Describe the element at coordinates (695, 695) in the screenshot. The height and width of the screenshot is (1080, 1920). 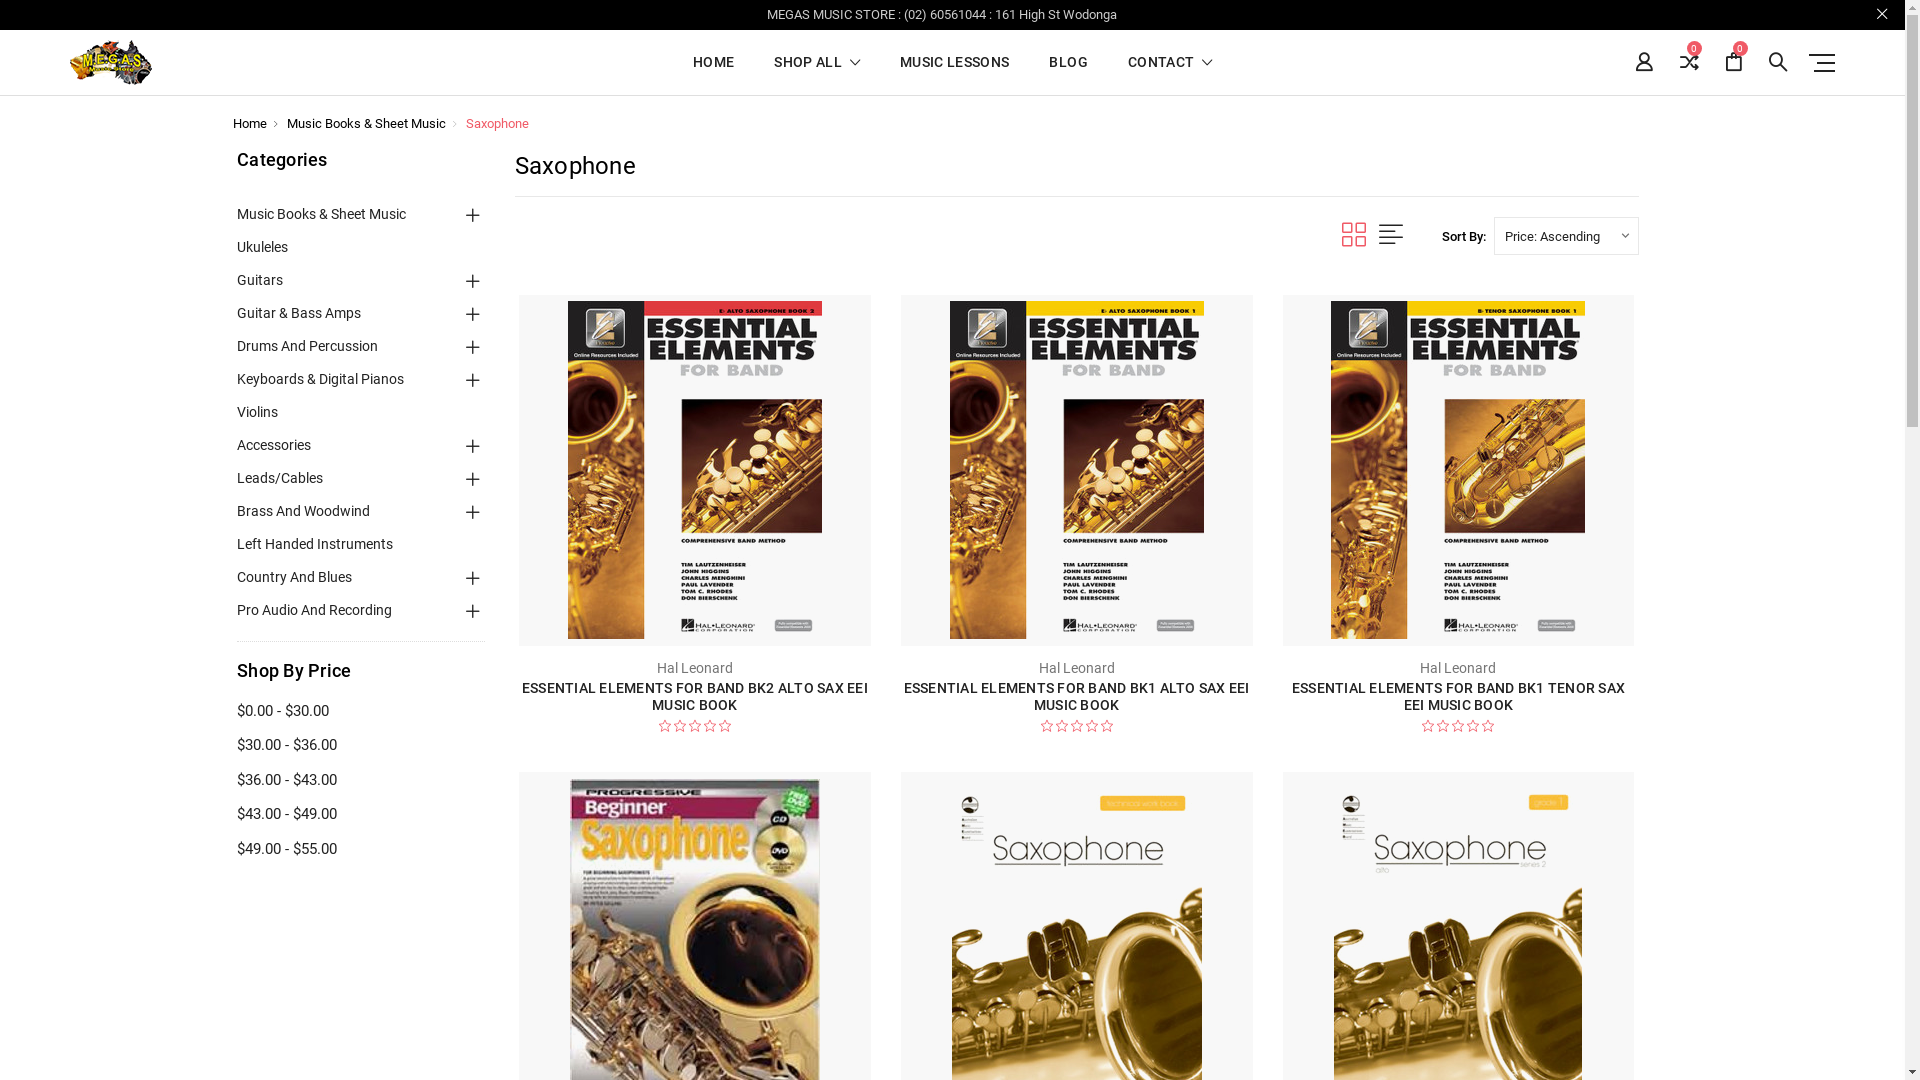
I see `'ESSENTIAL ELEMENTS FOR BAND BK2 ALTO SAX EEI MUSIC BOOK'` at that location.